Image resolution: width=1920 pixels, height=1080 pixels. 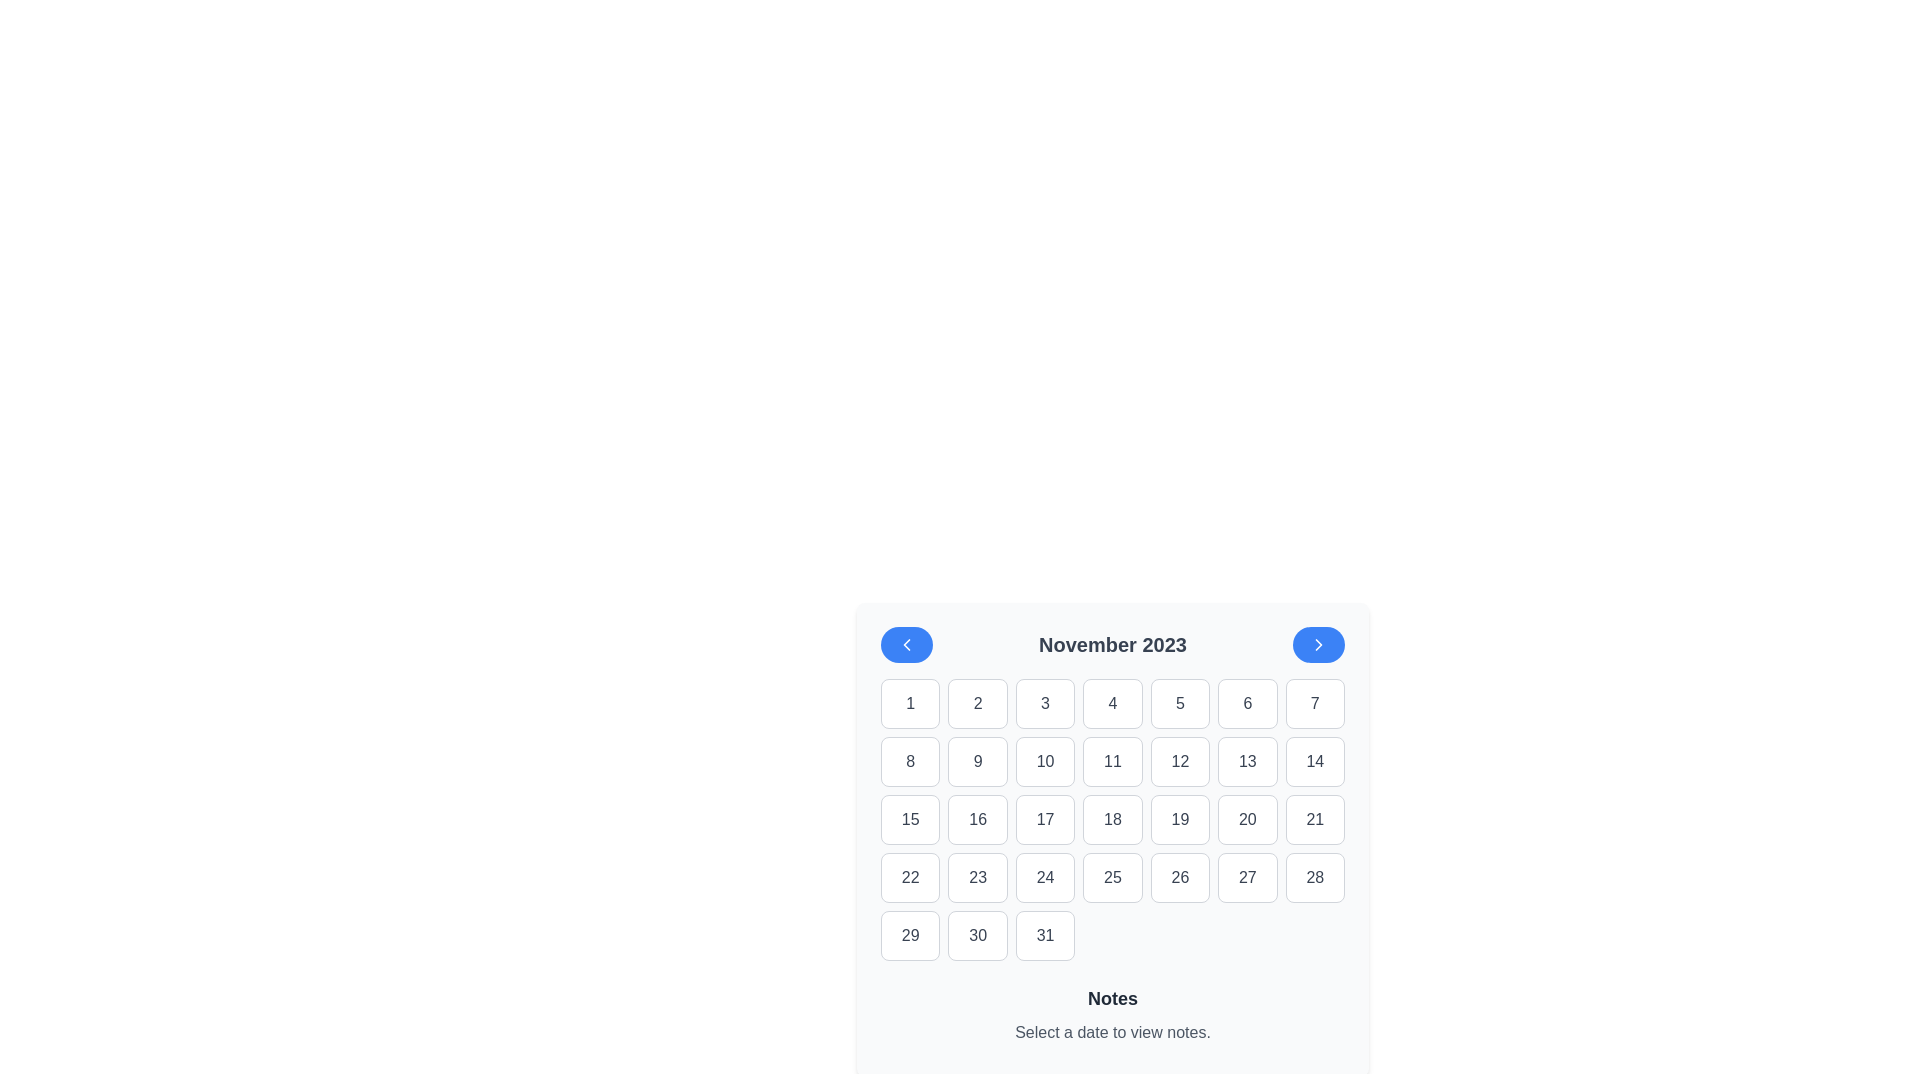 I want to click on the button labeled '14' which is a rounded rectangle with a white background and gray border, located in the second row and seventh column of a calendar grid, so click(x=1315, y=762).